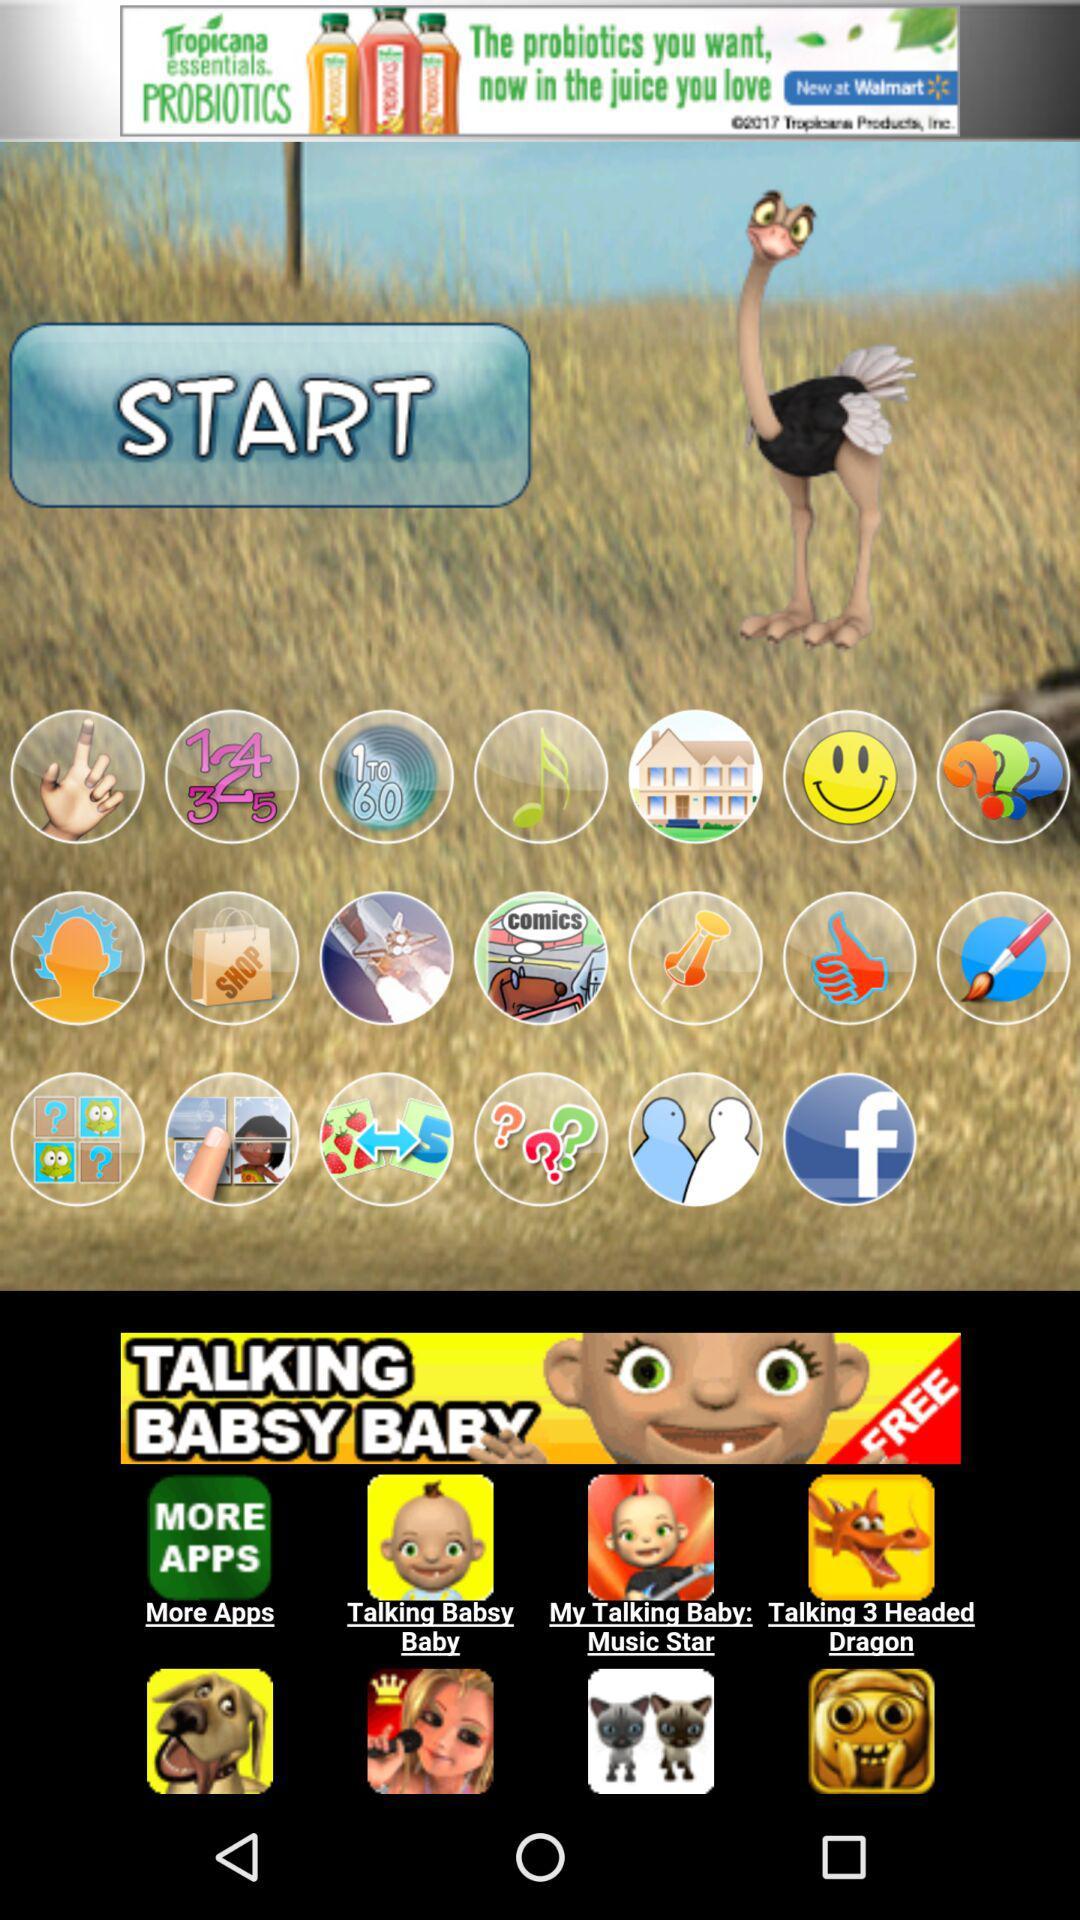 The width and height of the screenshot is (1080, 1920). I want to click on the music icon, so click(540, 831).